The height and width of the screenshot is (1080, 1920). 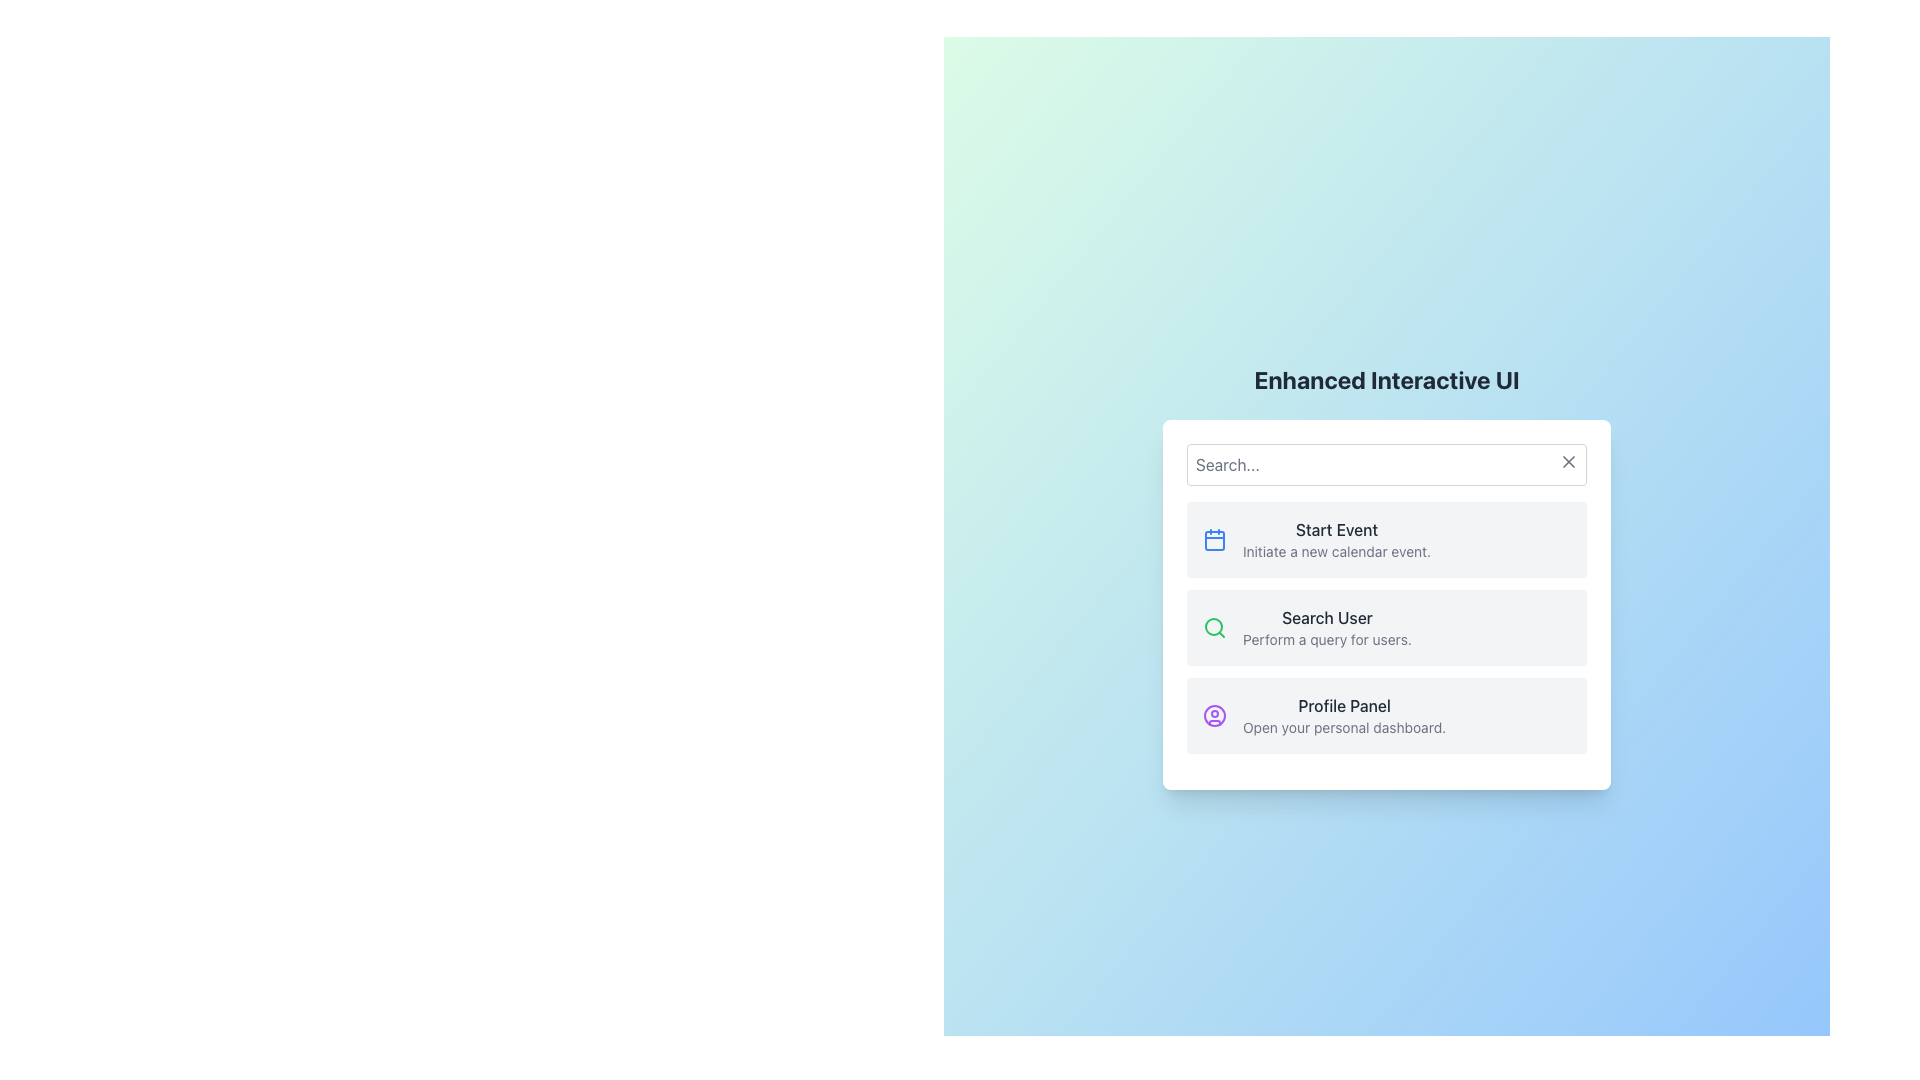 I want to click on descriptive label indicating 'Profile Panel' and its subtitle 'Open your personal dashboard.' located at the third position in the list of options, so click(x=1344, y=715).